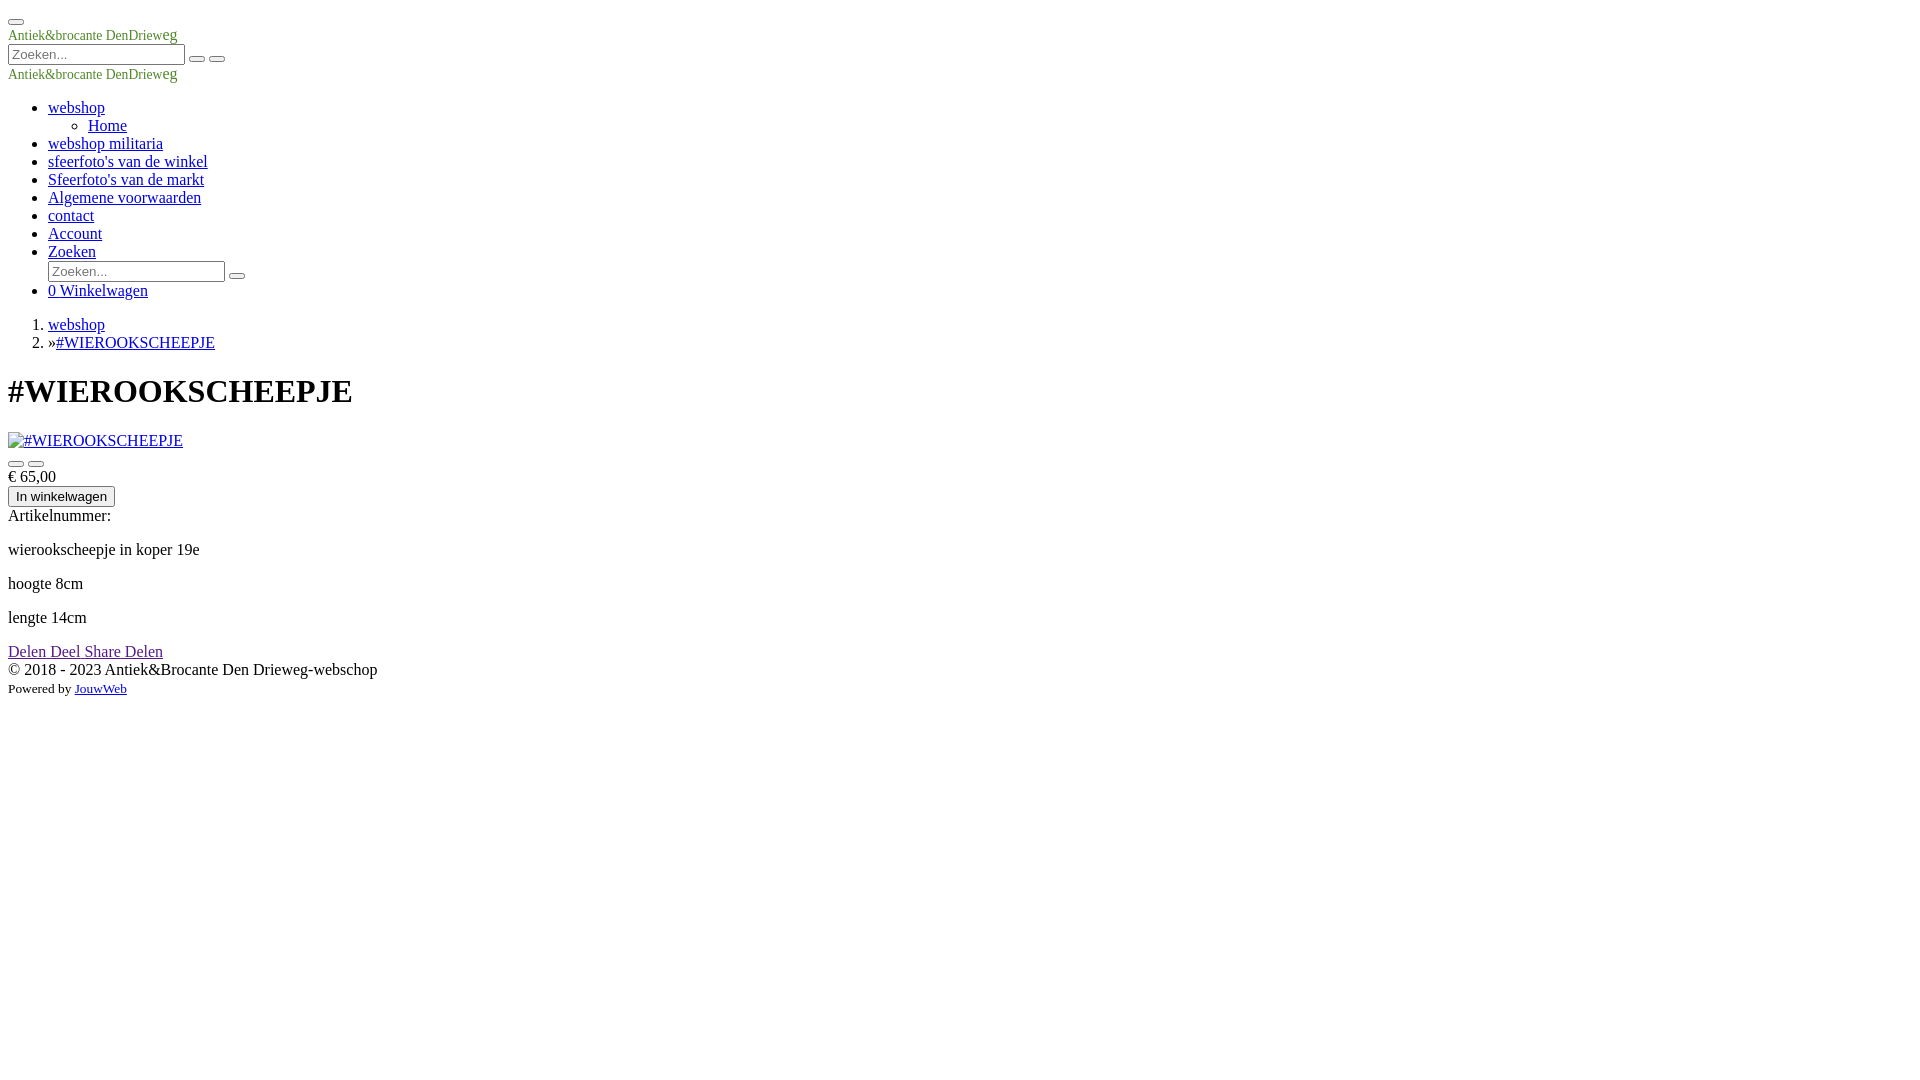 Image resolution: width=1920 pixels, height=1080 pixels. Describe the element at coordinates (8, 72) in the screenshot. I see `'Antiek&brocante DenDrieweg'` at that location.